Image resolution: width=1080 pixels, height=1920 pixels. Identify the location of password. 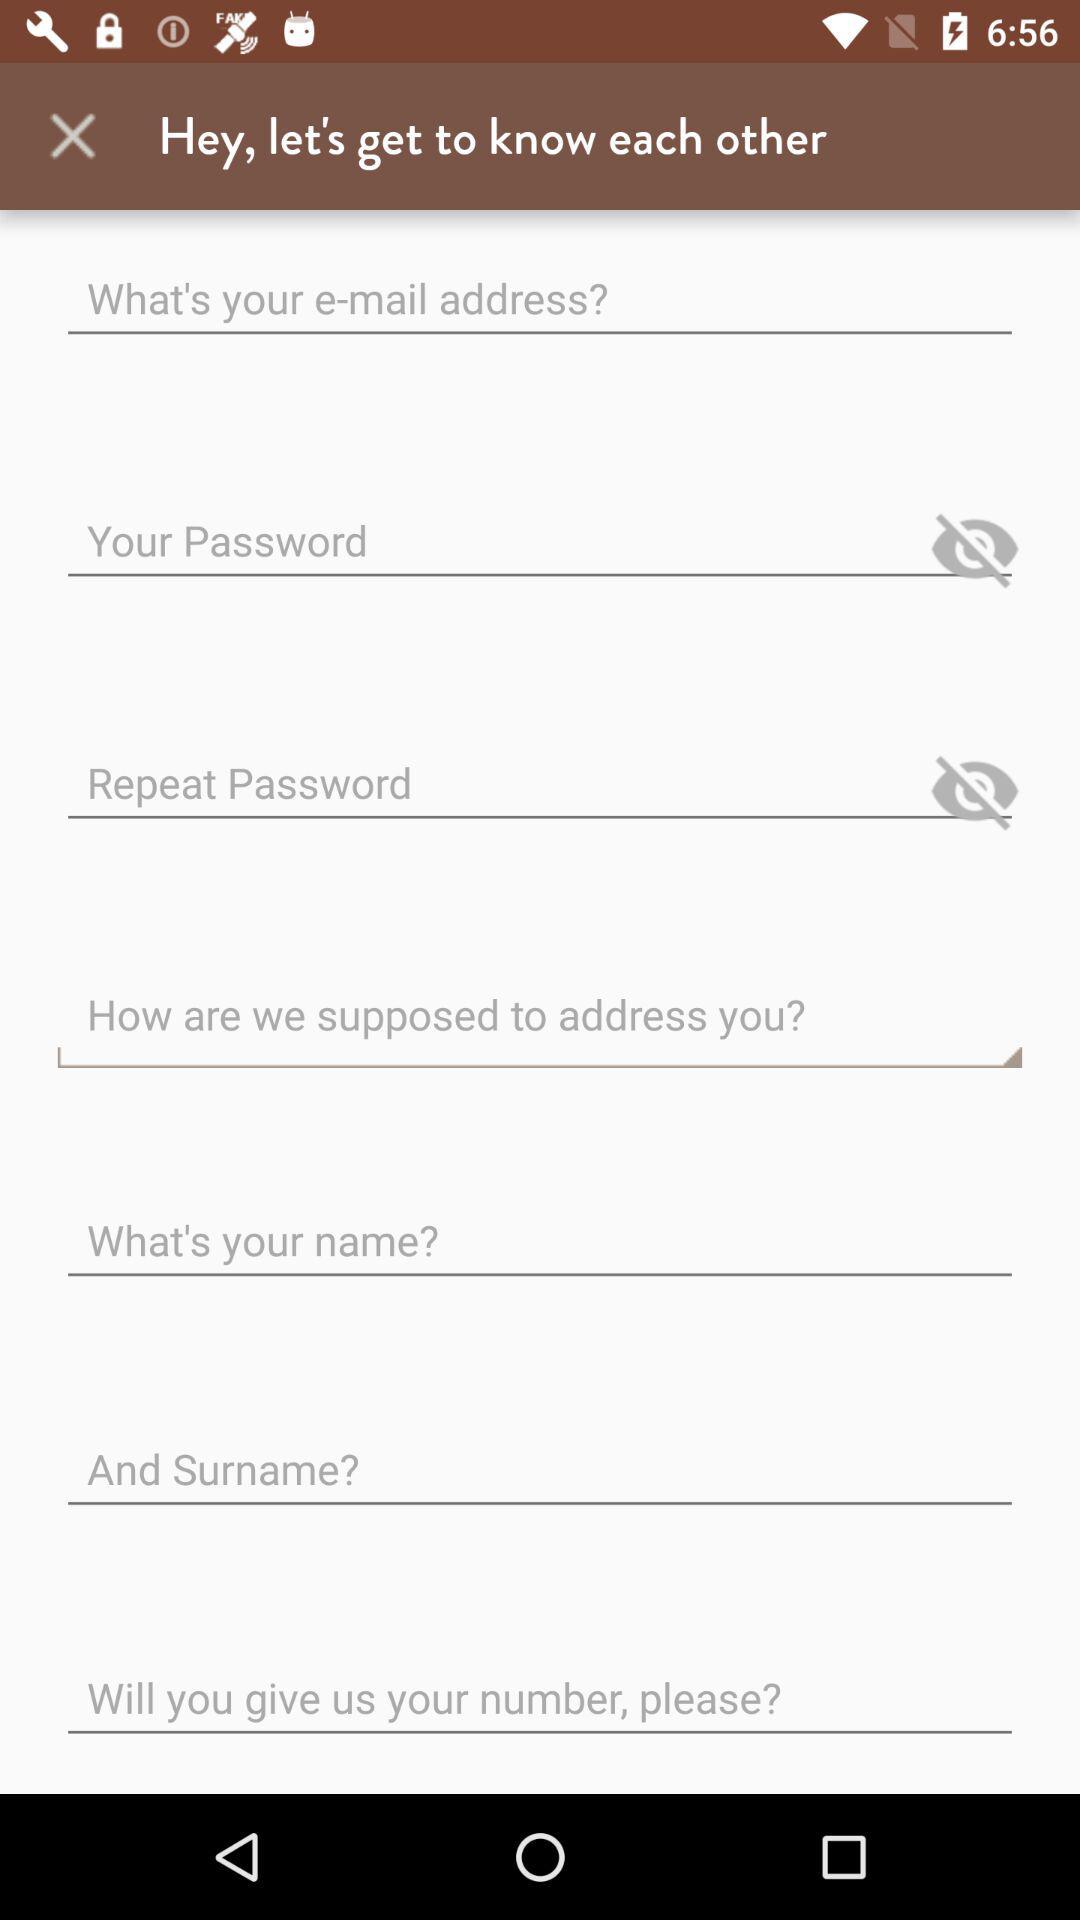
(540, 524).